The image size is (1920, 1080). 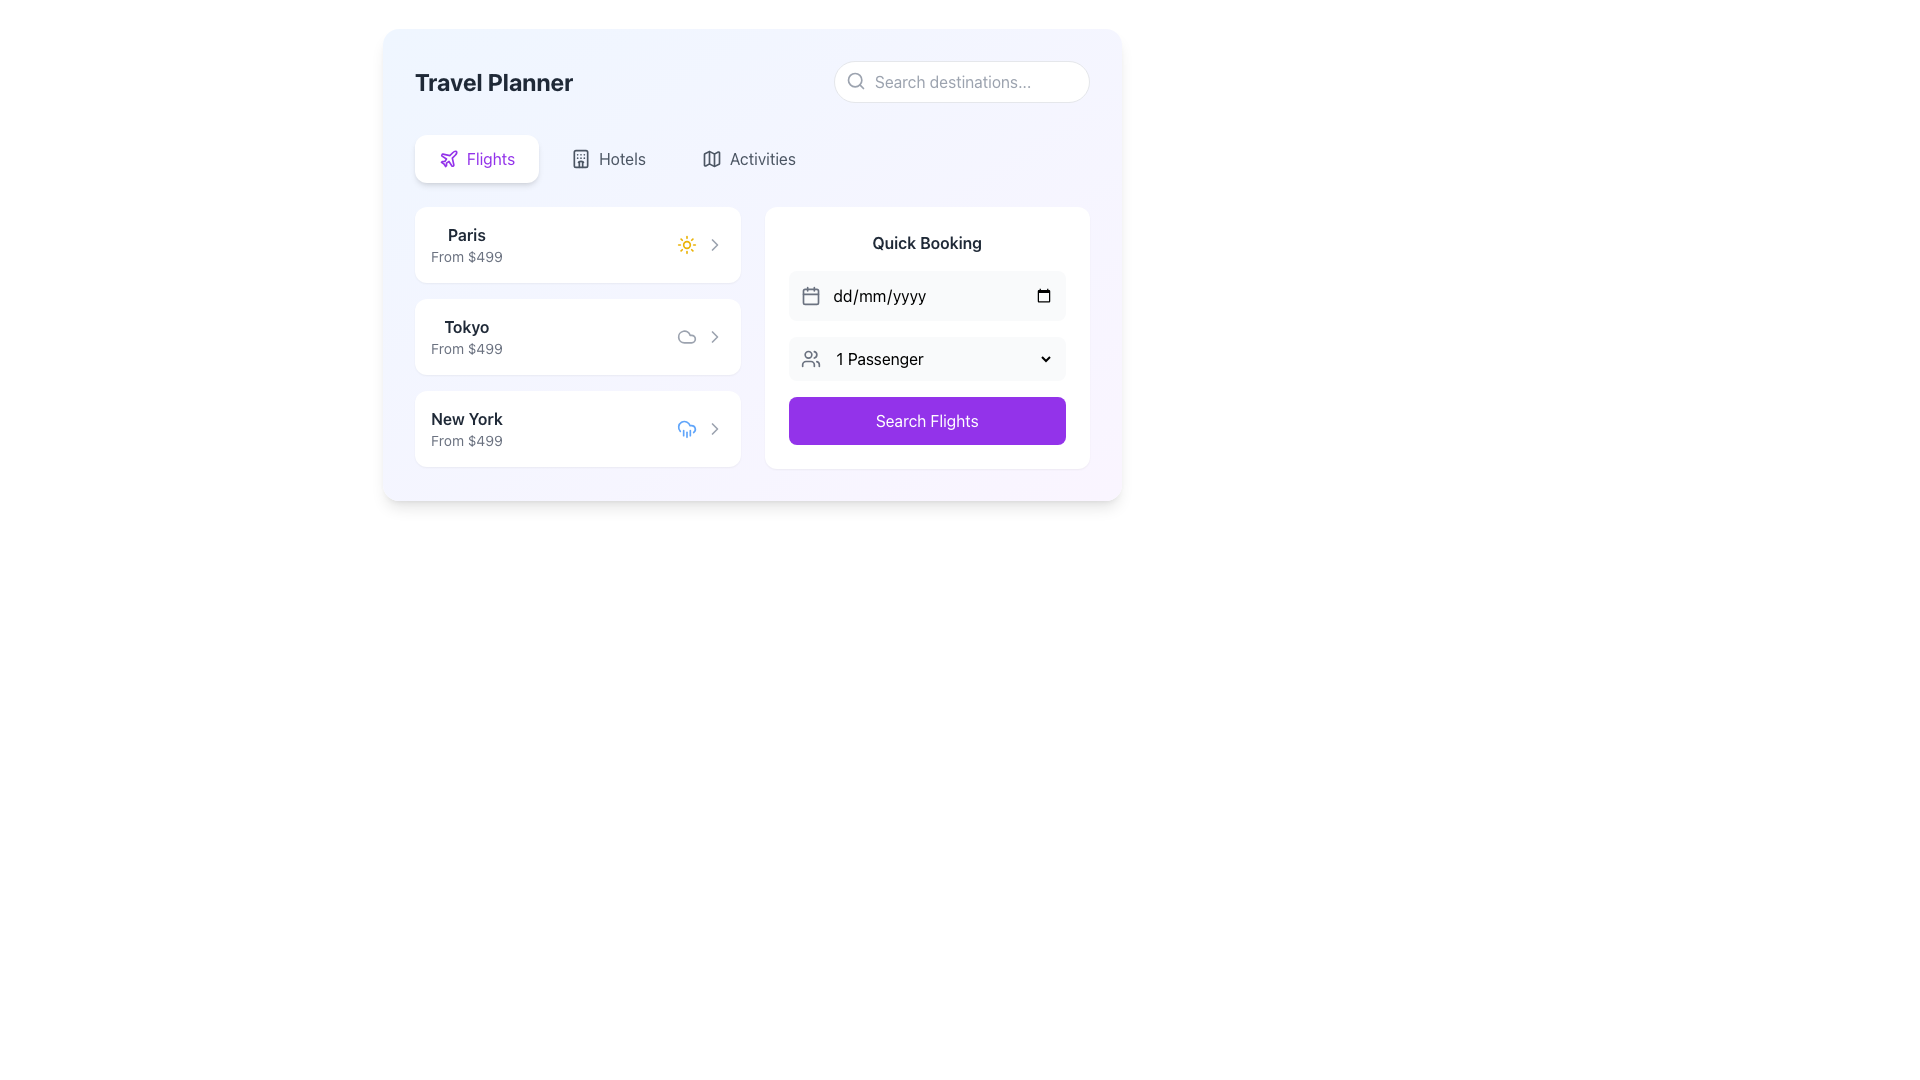 What do you see at coordinates (942, 357) in the screenshot?
I see `the Dropdown menu labeled '1 Passenger' in the 'Quick Booking' section by` at bounding box center [942, 357].